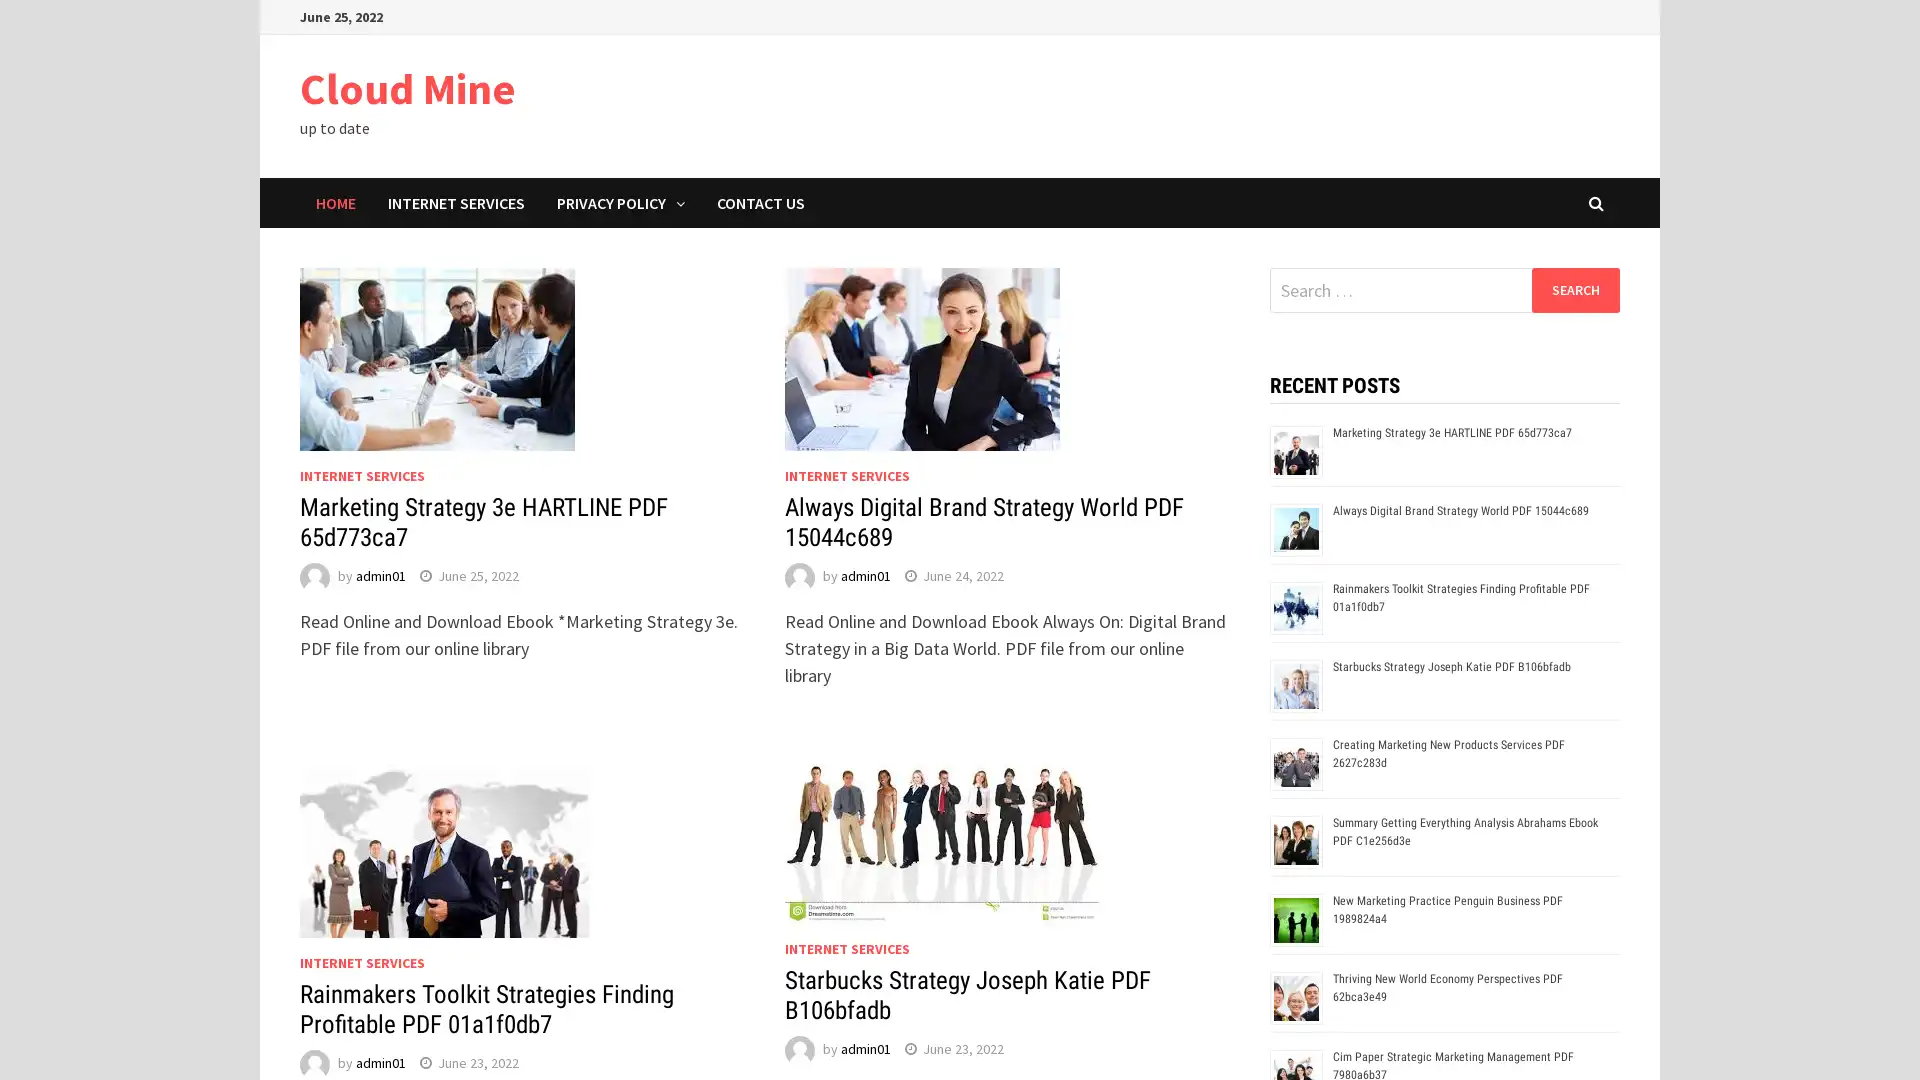 The height and width of the screenshot is (1080, 1920). I want to click on Search, so click(1574, 289).